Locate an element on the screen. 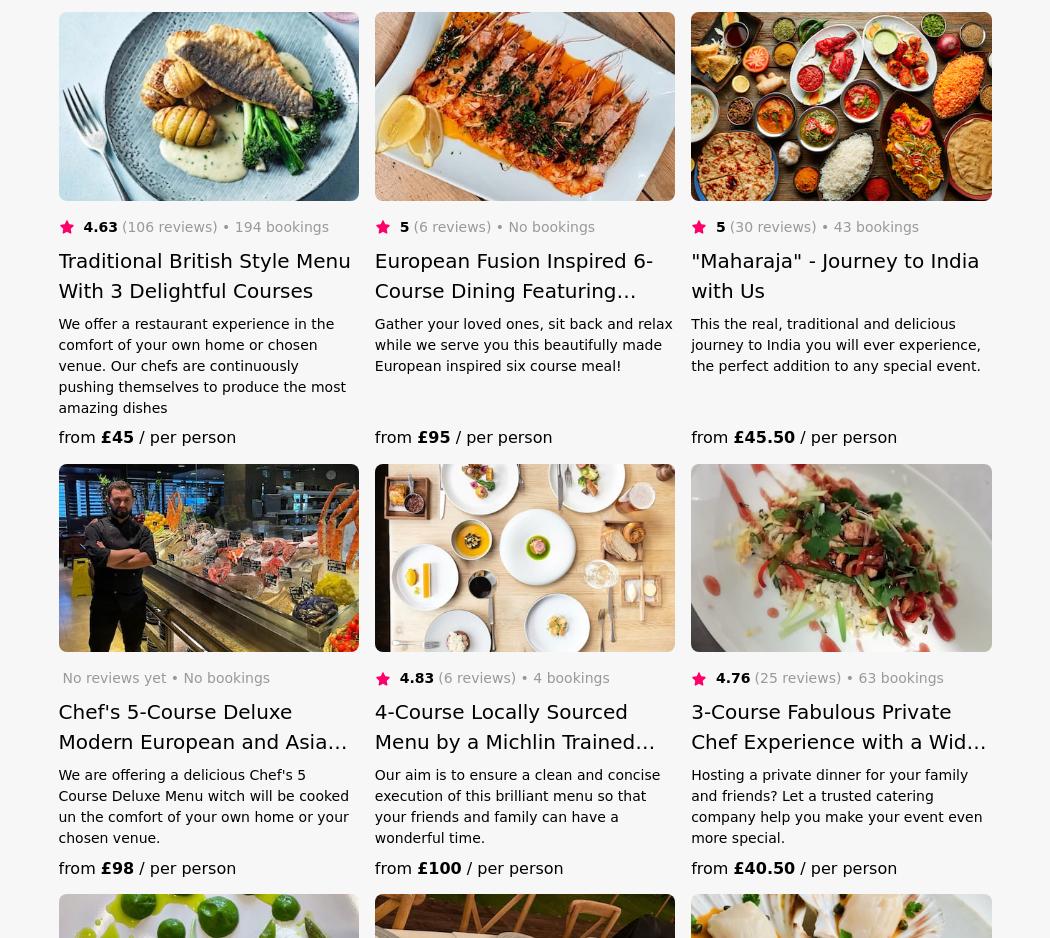 The height and width of the screenshot is (938, 1050). '£95' is located at coordinates (415, 436).